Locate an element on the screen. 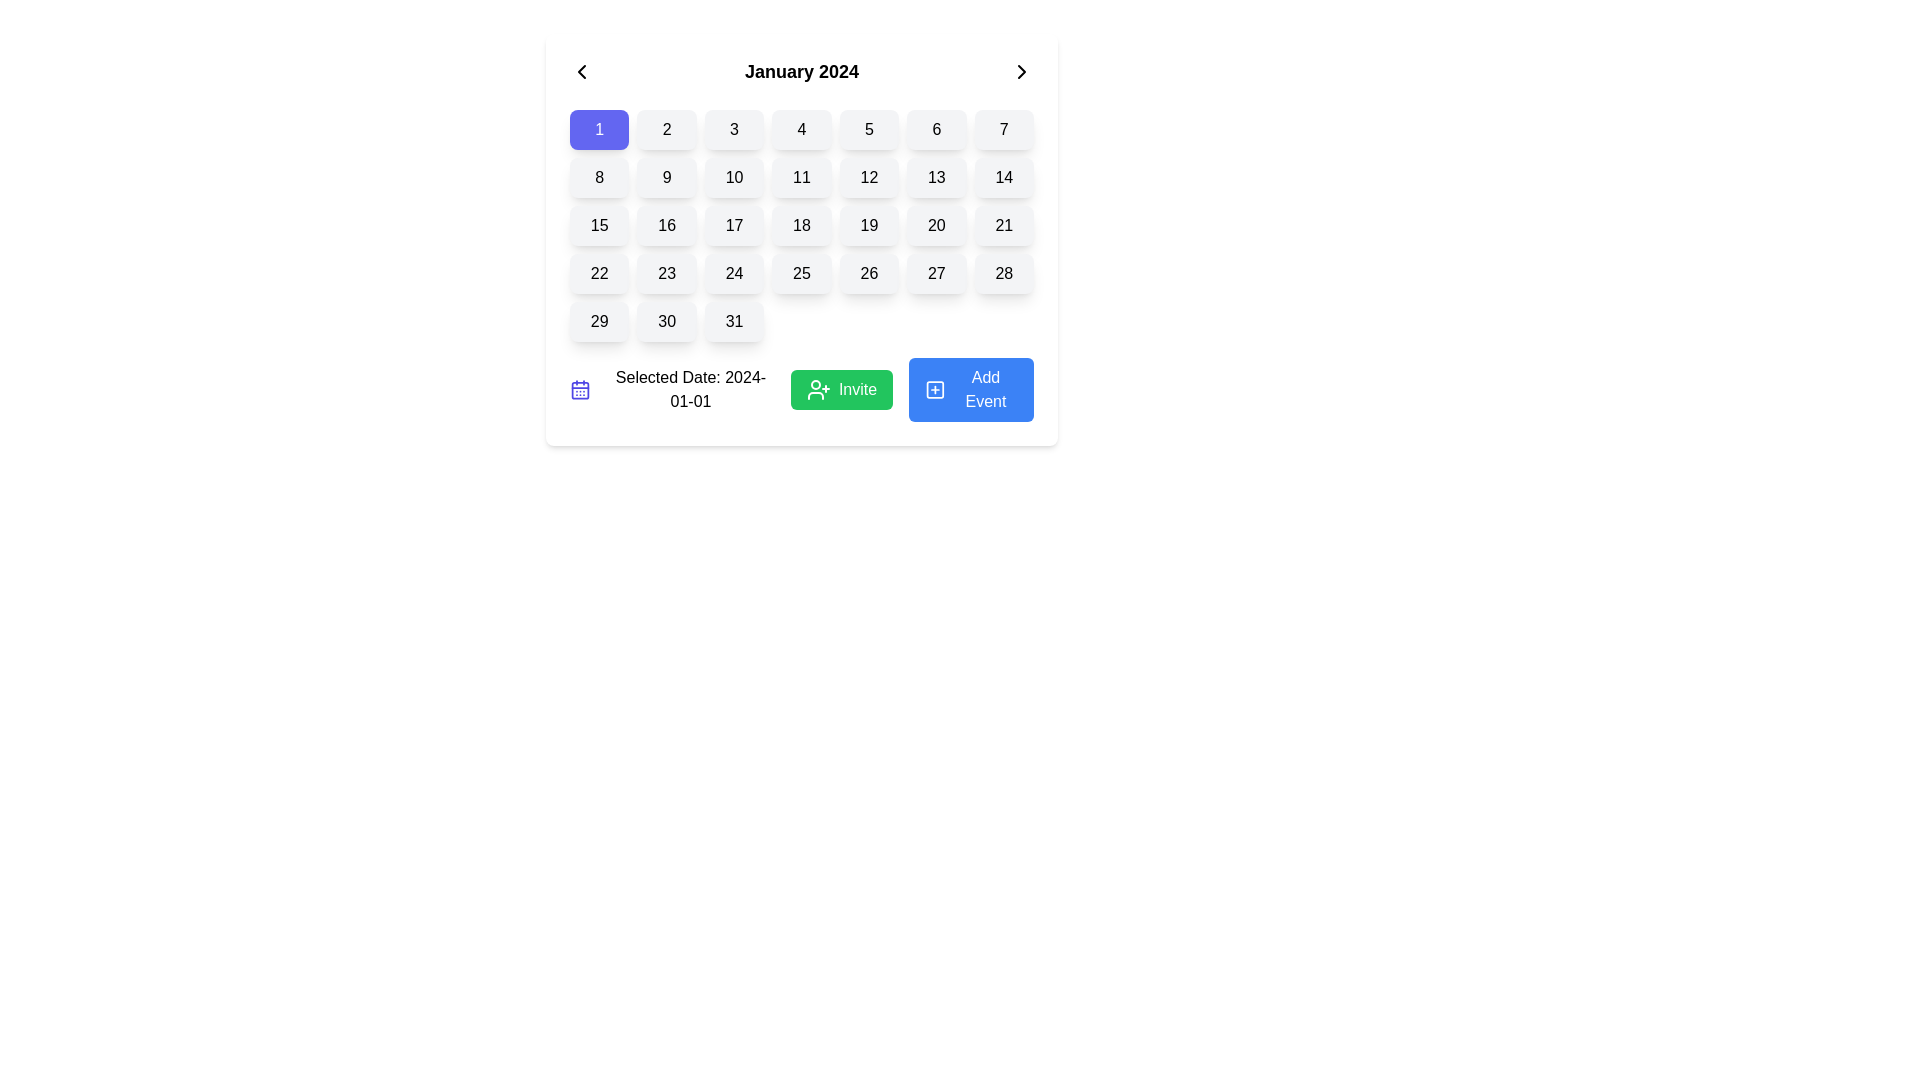 The width and height of the screenshot is (1920, 1080). the button representing the number '15' in the January 2024 calendar for keyboard input is located at coordinates (598, 225).